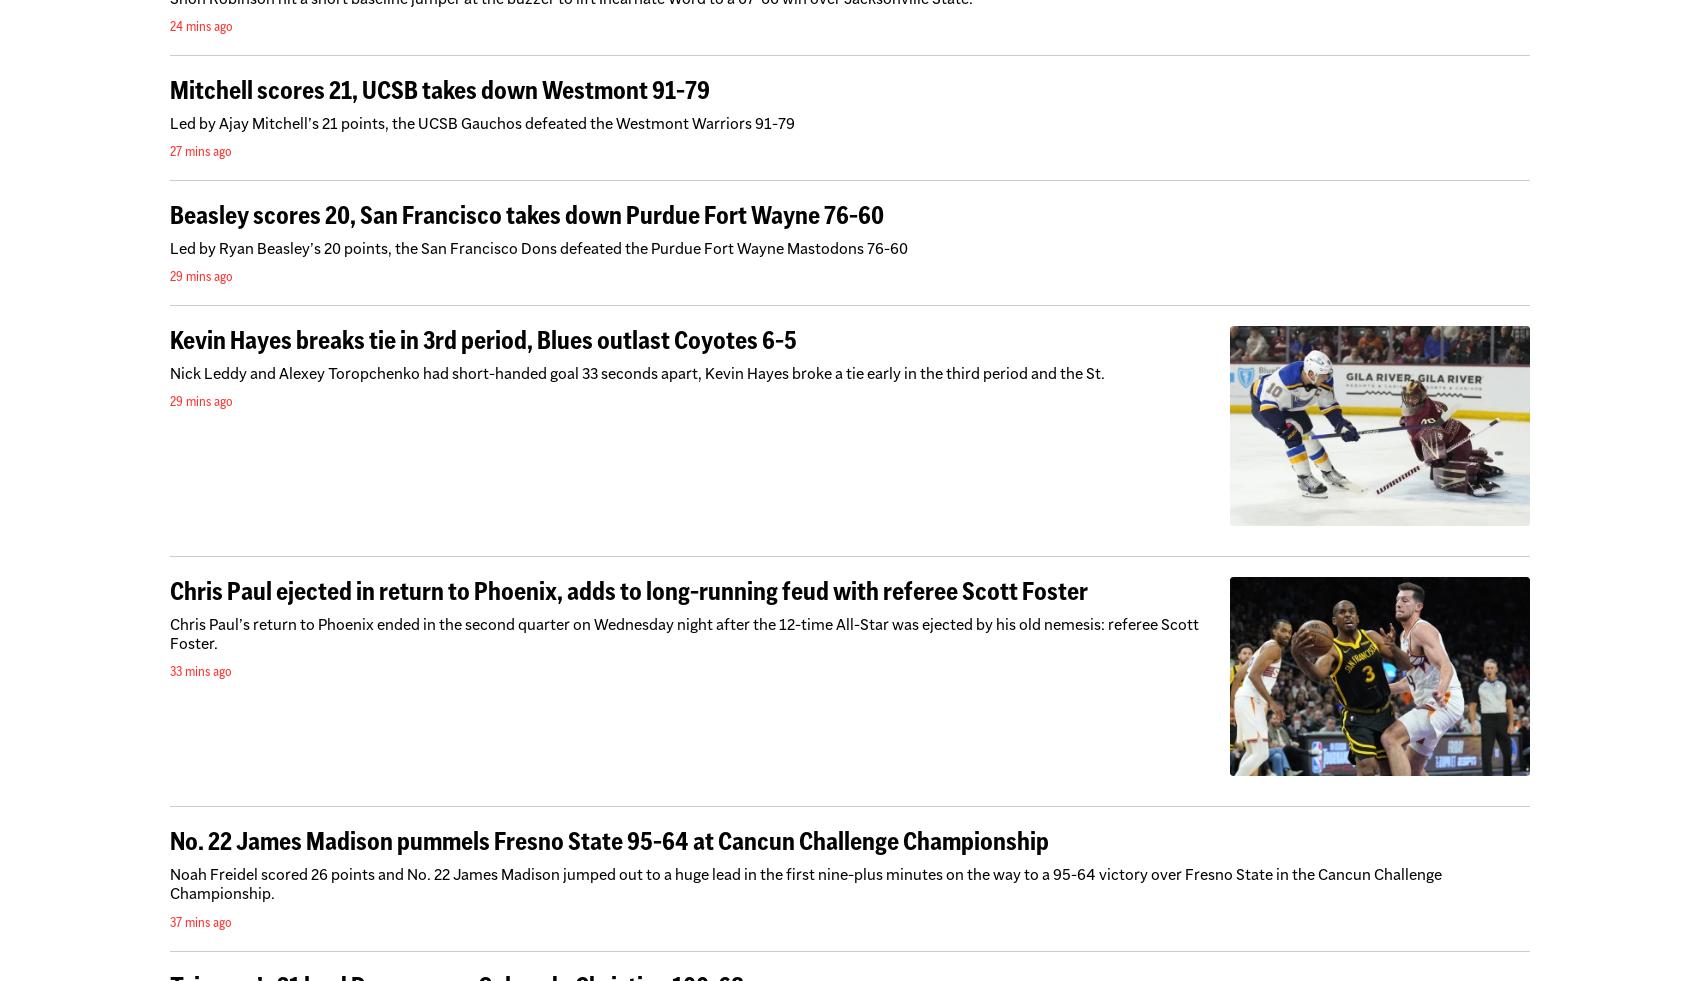 This screenshot has height=981, width=1700. What do you see at coordinates (628, 589) in the screenshot?
I see `'Chris Paul ejected in return to Phoenix, adds to long-running feud with referee Scott Foster'` at bounding box center [628, 589].